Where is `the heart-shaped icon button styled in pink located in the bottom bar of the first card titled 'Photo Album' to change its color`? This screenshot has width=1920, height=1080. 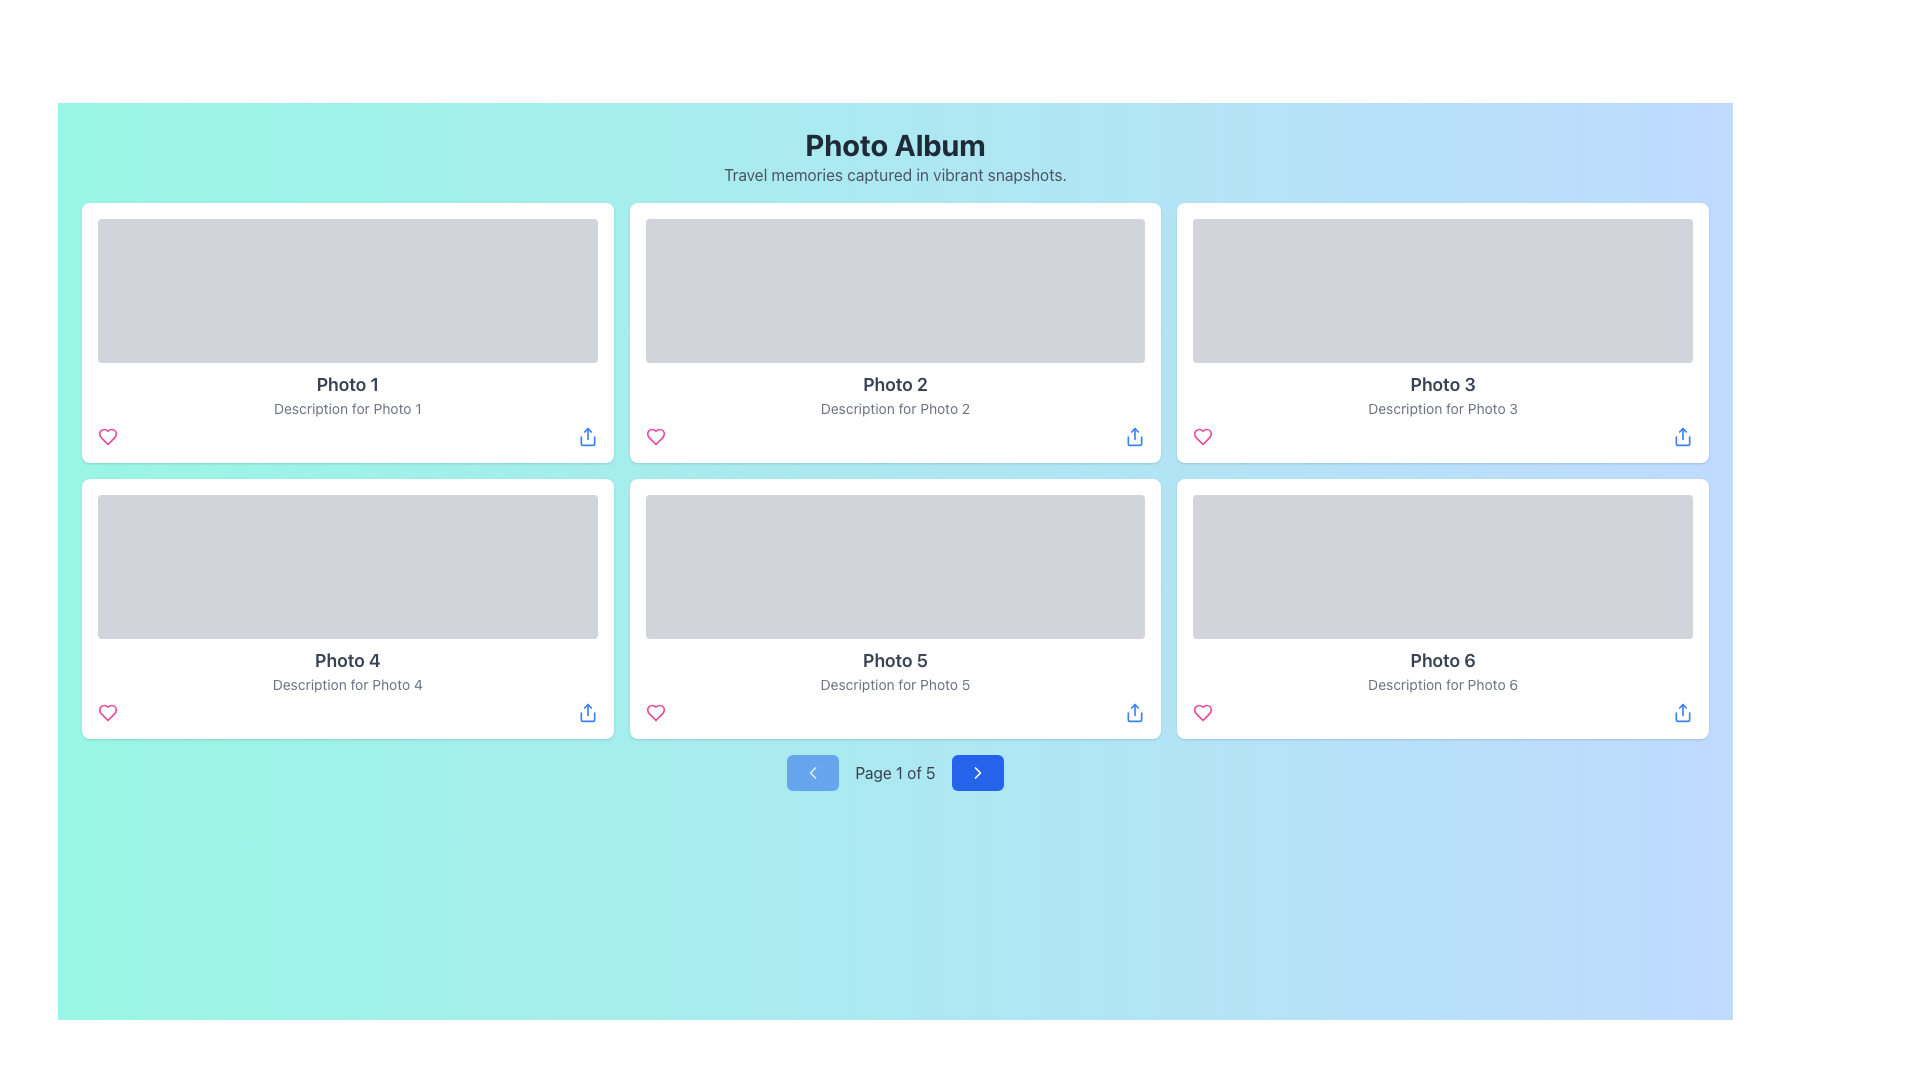 the heart-shaped icon button styled in pink located in the bottom bar of the first card titled 'Photo Album' to change its color is located at coordinates (107, 435).